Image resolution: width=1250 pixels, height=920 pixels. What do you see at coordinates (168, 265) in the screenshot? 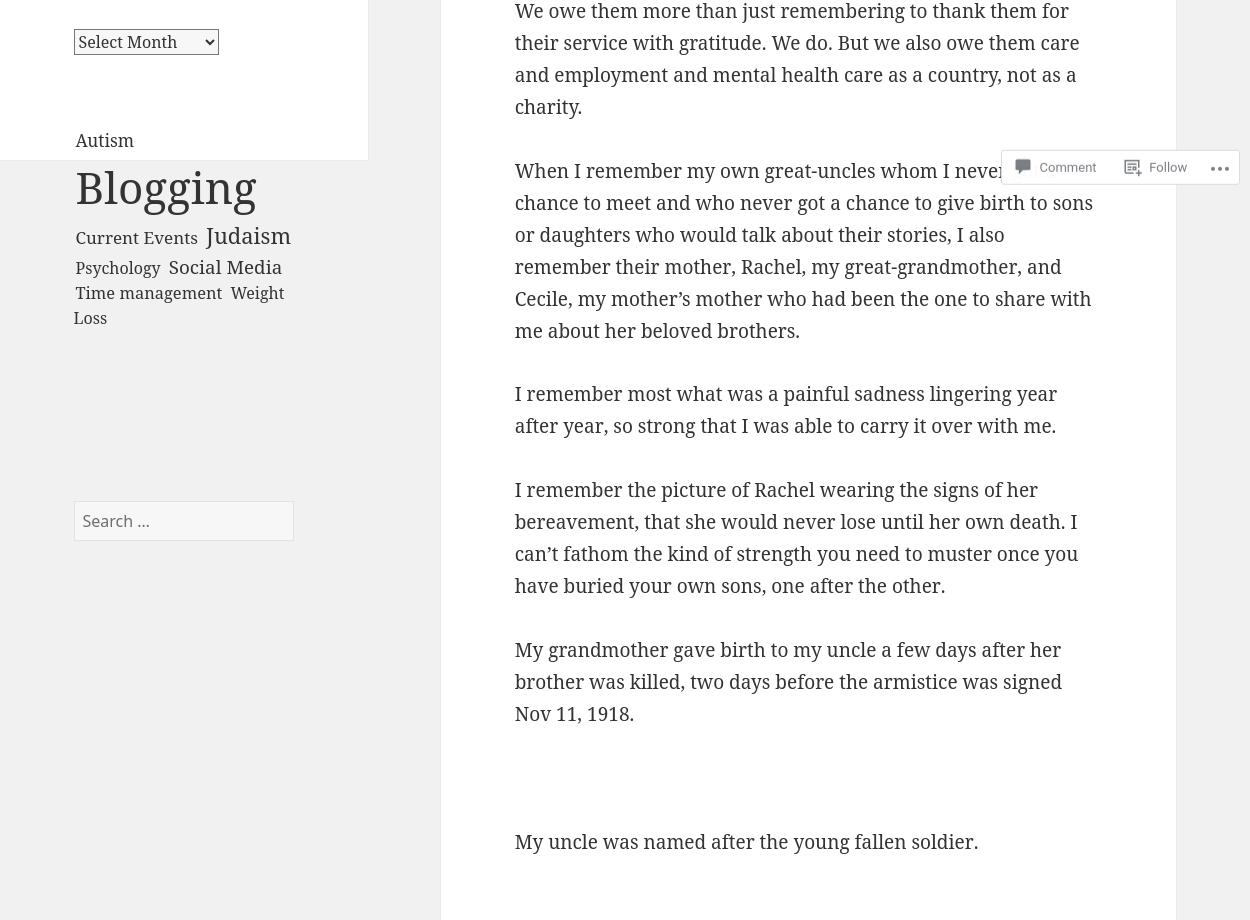
I see `'Social Media'` at bounding box center [168, 265].